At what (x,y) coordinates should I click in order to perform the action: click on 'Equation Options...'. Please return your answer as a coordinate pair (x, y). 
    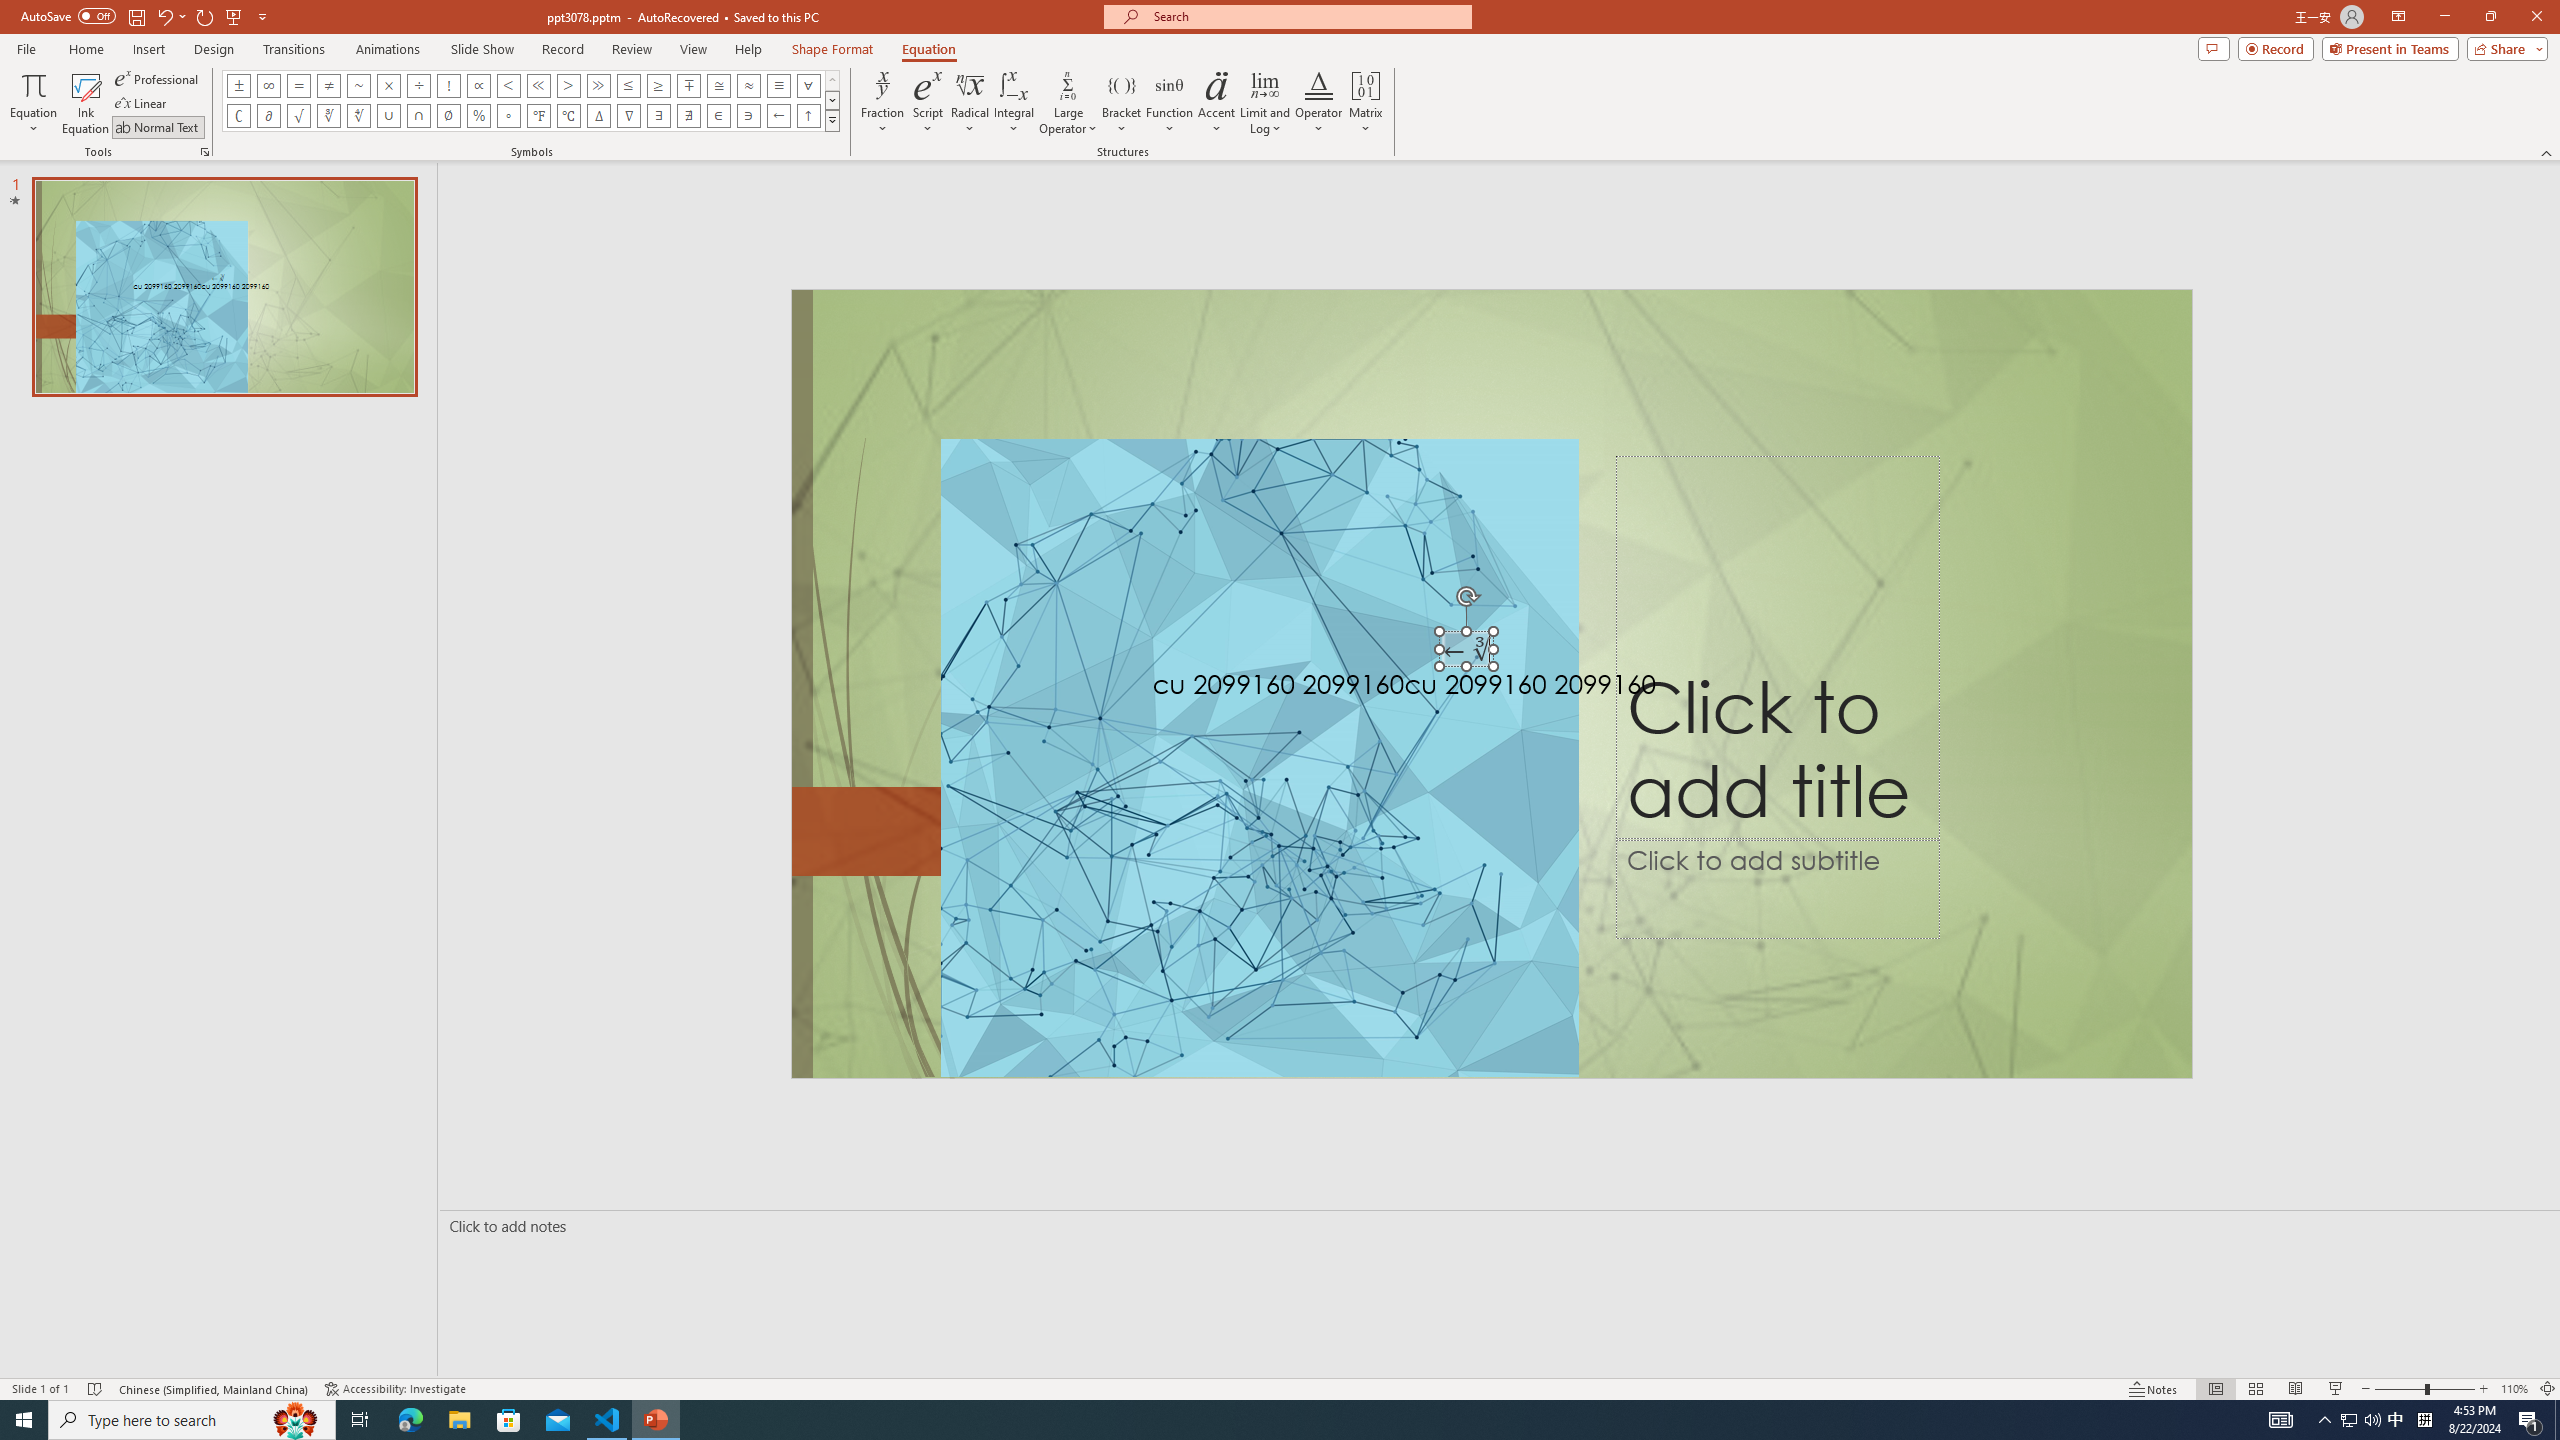
    Looking at the image, I should click on (203, 150).